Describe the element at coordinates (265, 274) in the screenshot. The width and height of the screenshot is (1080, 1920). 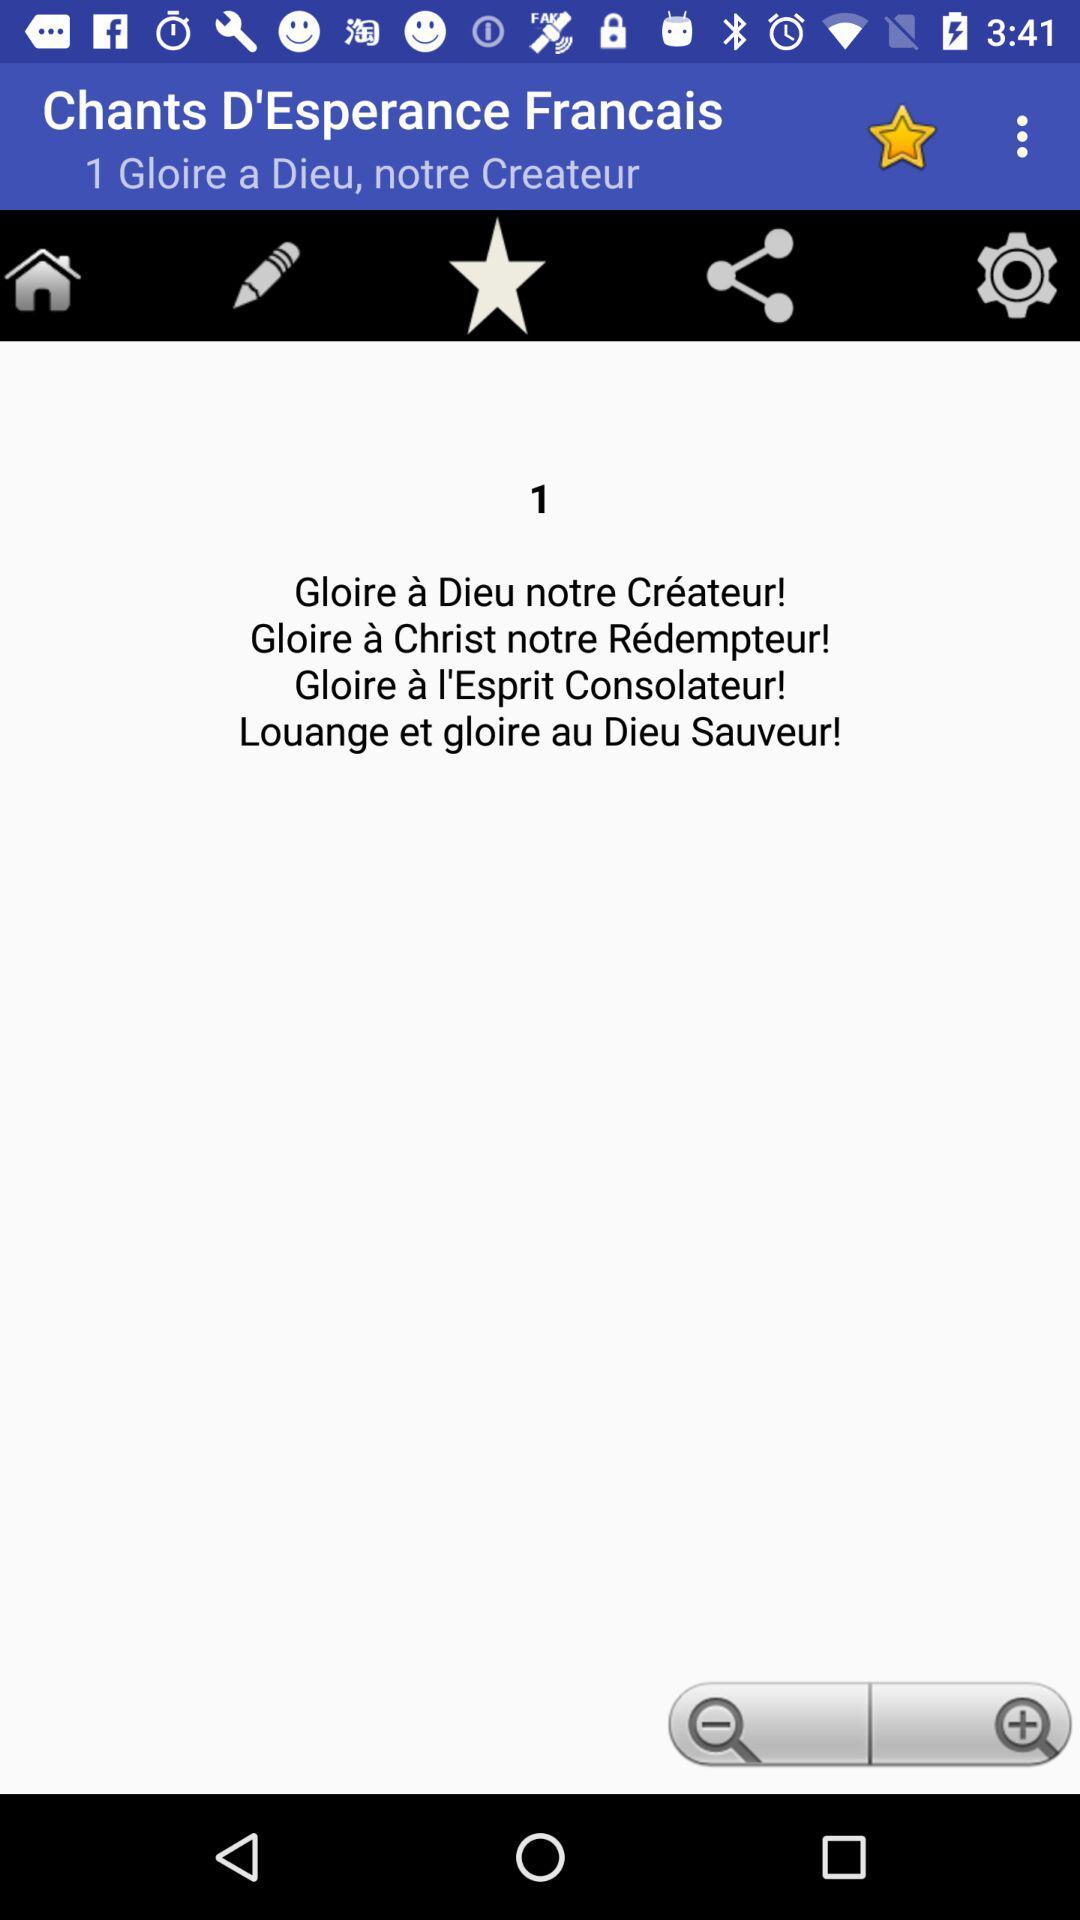
I see `item below the 1 gloire a item` at that location.